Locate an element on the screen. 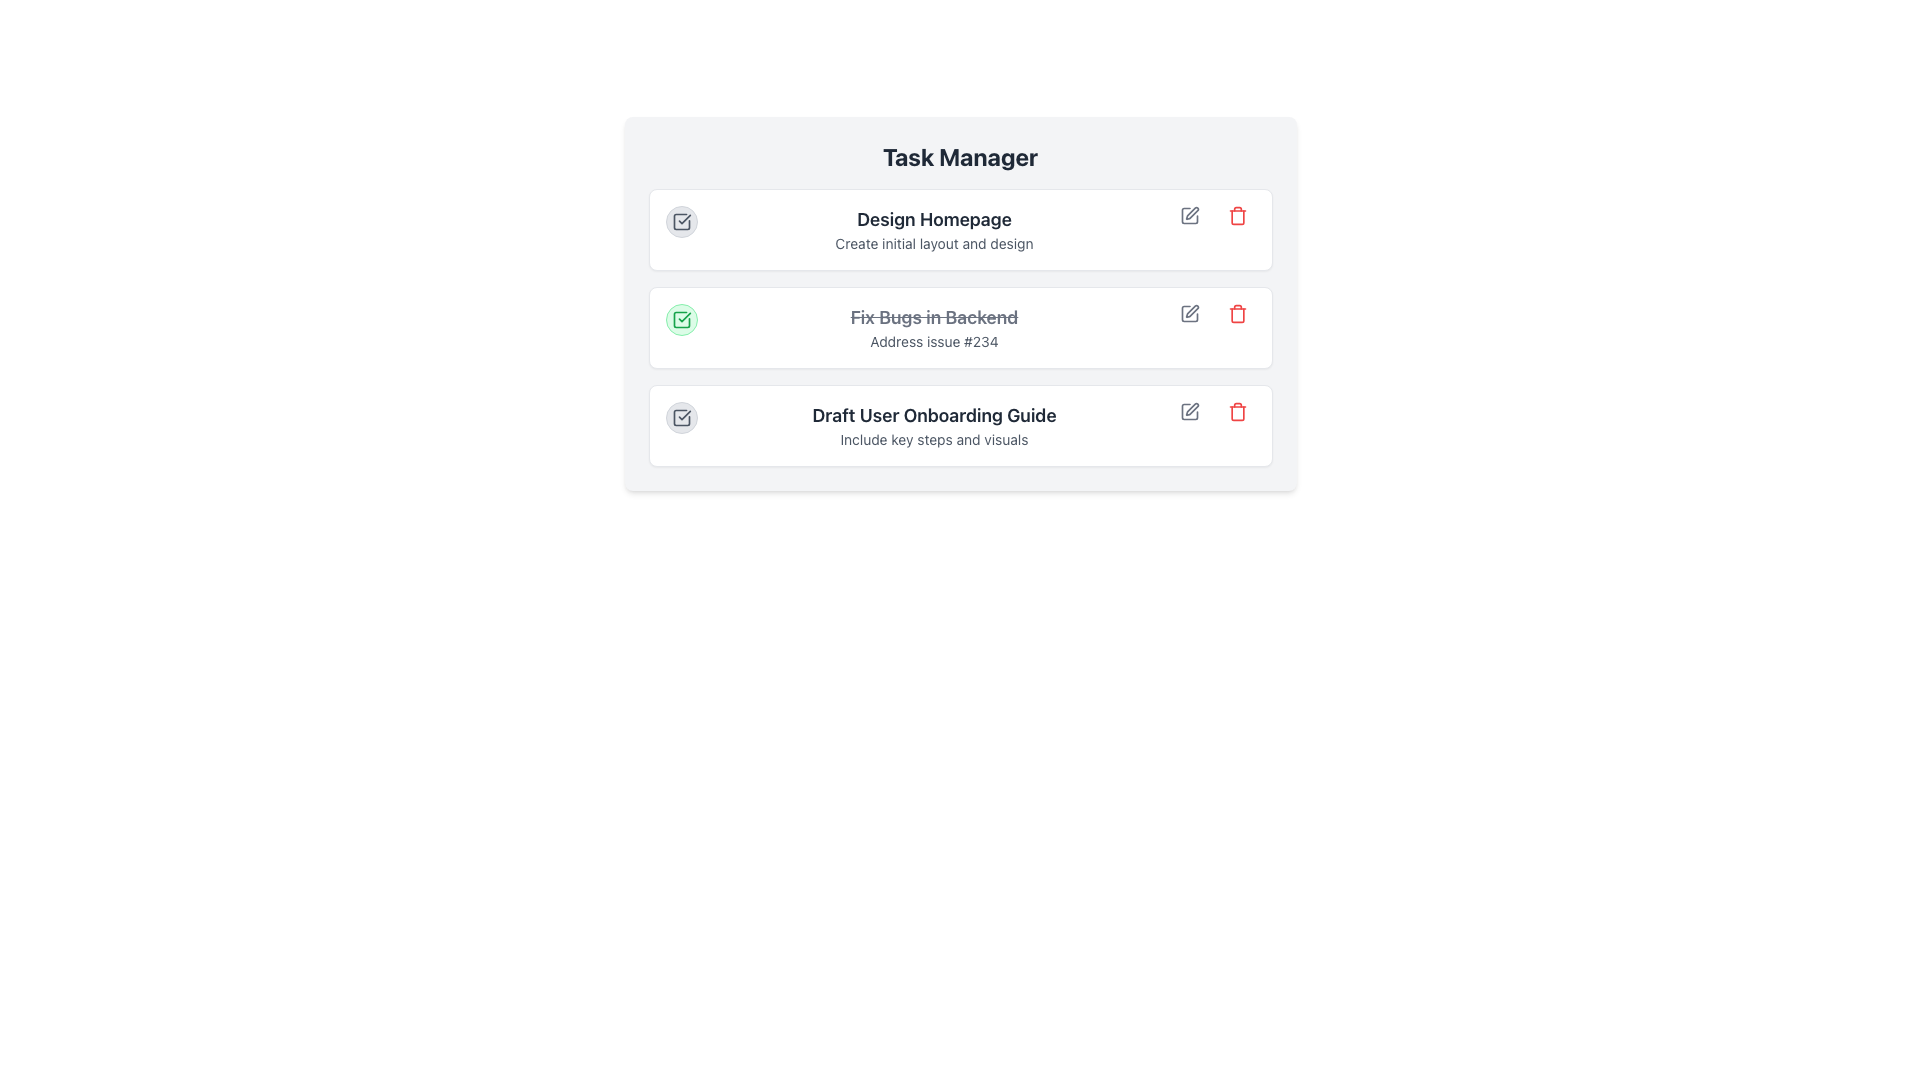 The image size is (1920, 1080). the static label or task title text located in the first task row of the task manager interface, which summarizes the task's purpose is located at coordinates (933, 219).